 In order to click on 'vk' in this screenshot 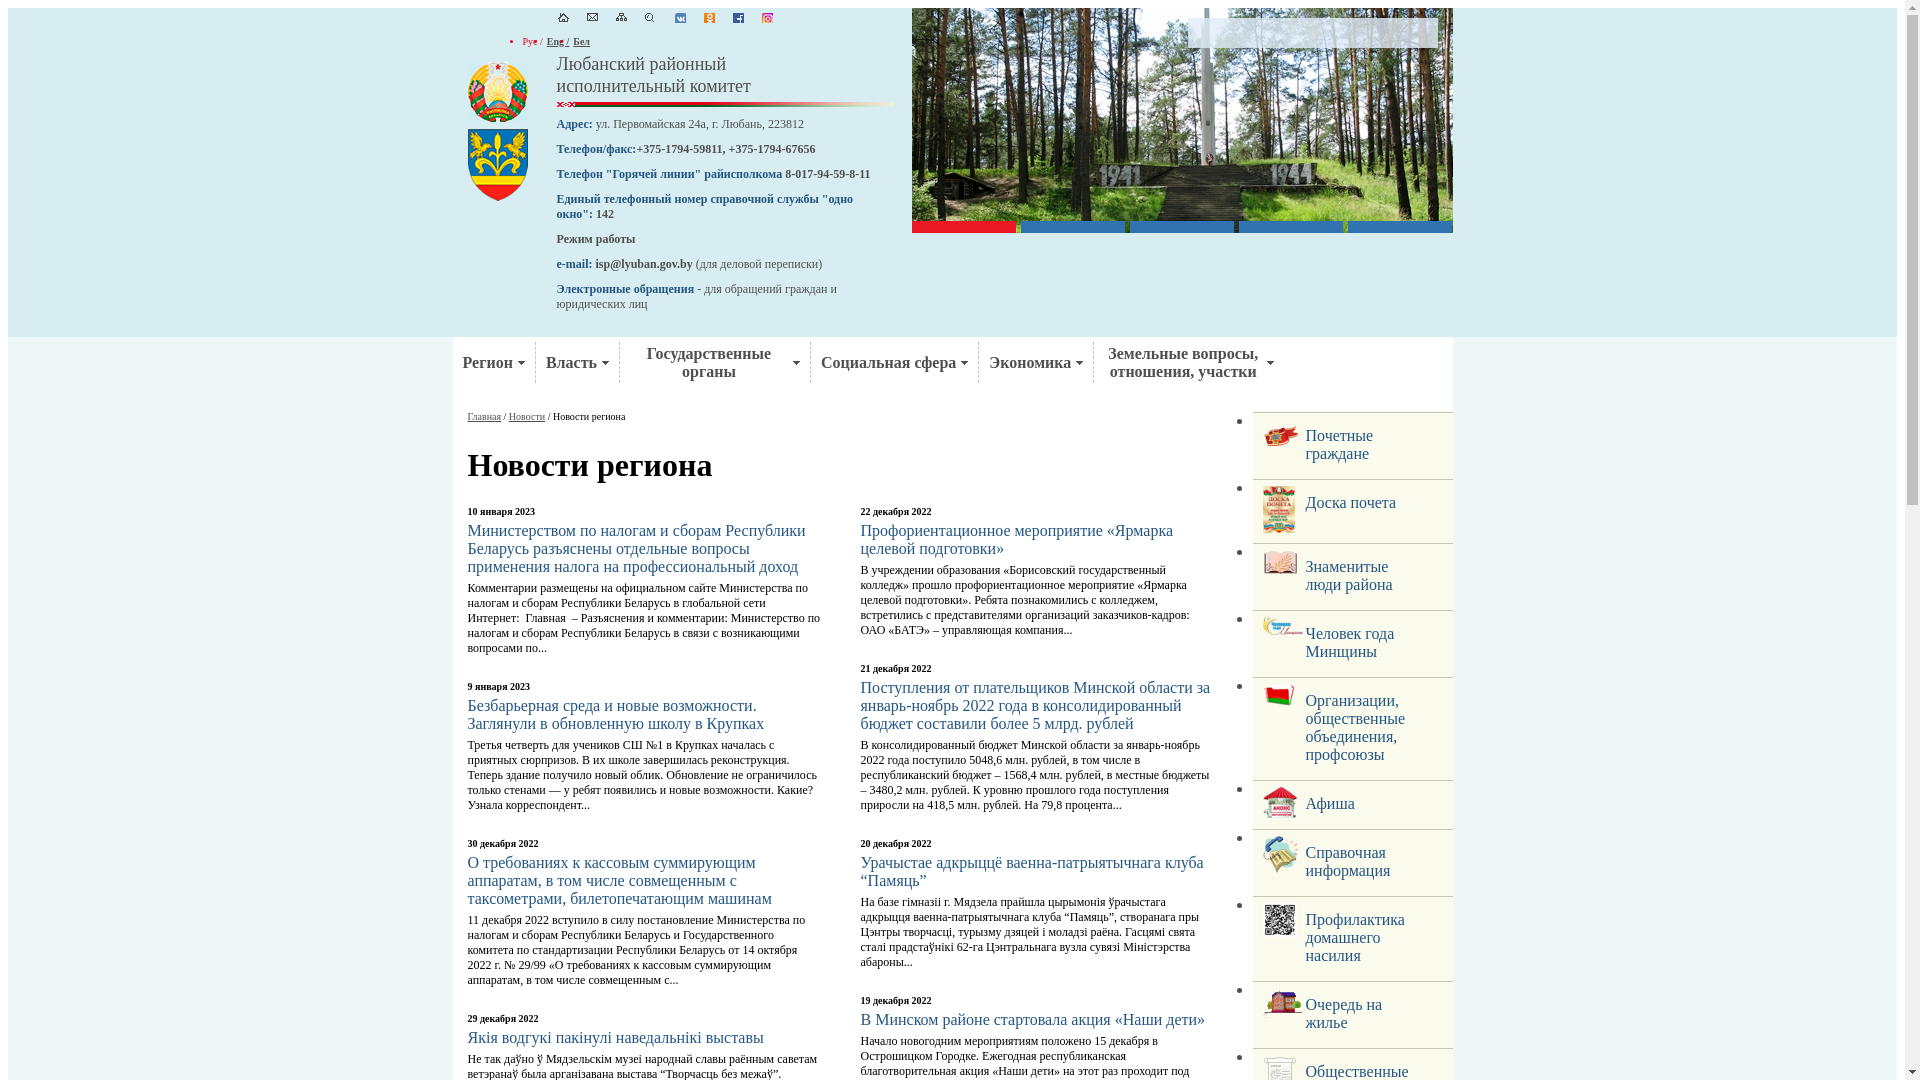, I will do `click(673, 19)`.